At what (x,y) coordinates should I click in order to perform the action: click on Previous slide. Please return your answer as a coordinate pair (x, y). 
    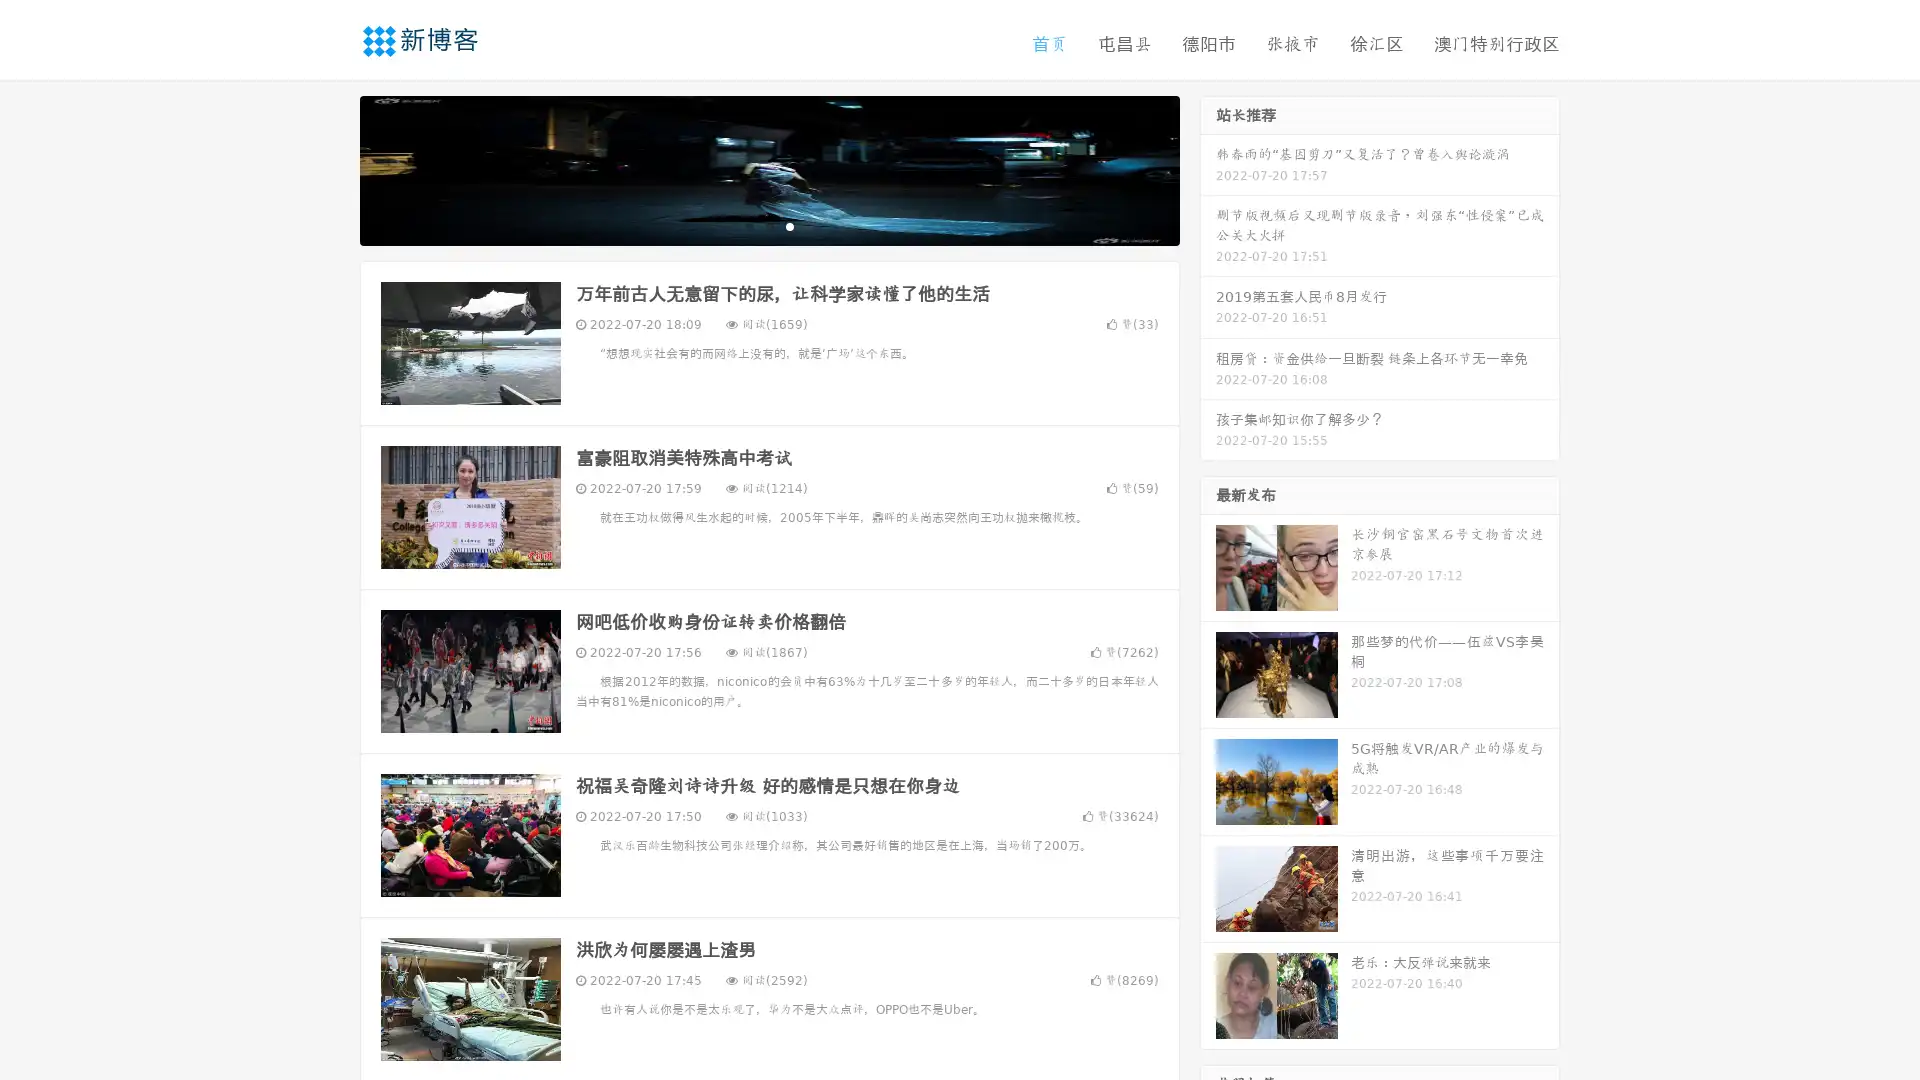
    Looking at the image, I should click on (330, 168).